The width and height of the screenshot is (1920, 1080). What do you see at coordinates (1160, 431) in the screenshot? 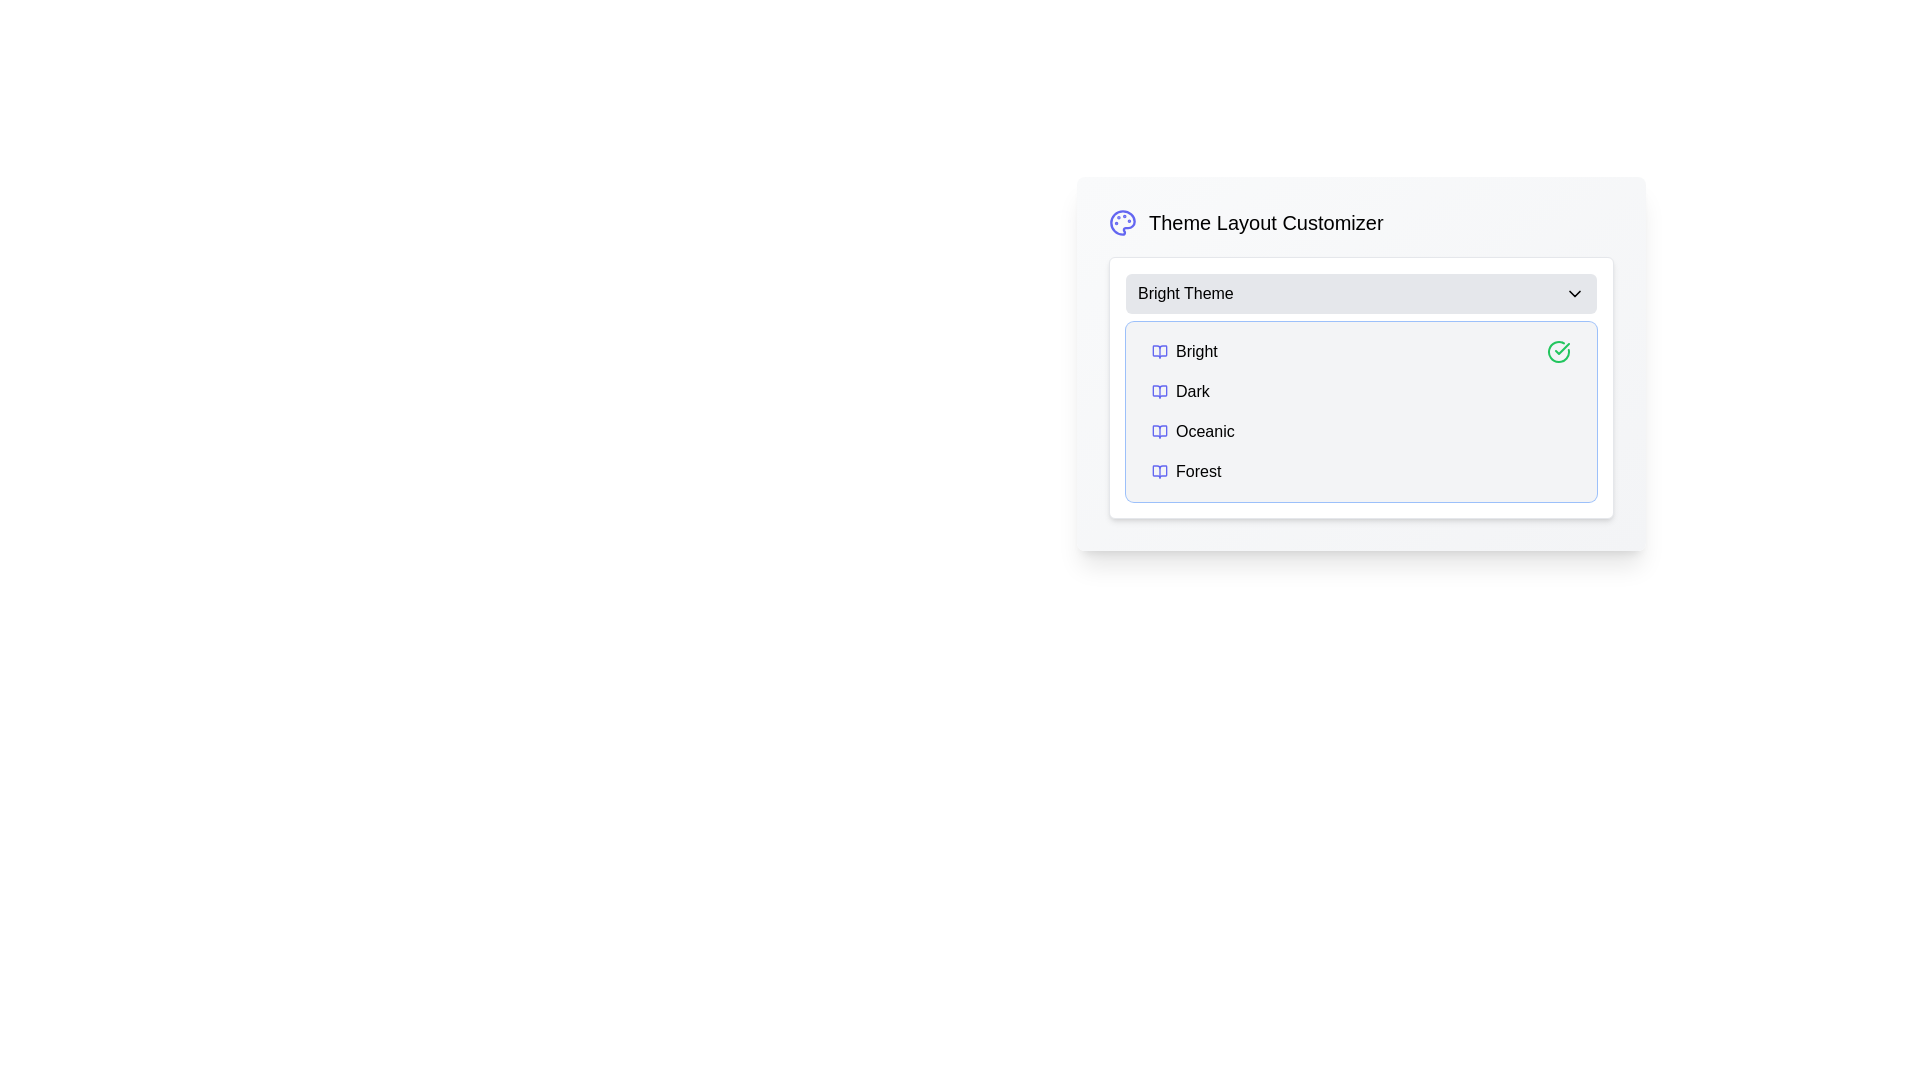
I see `the decorative icon that symbolizes the 'Oceanic' option, which is located to the left of the text 'Oceanic'` at bounding box center [1160, 431].